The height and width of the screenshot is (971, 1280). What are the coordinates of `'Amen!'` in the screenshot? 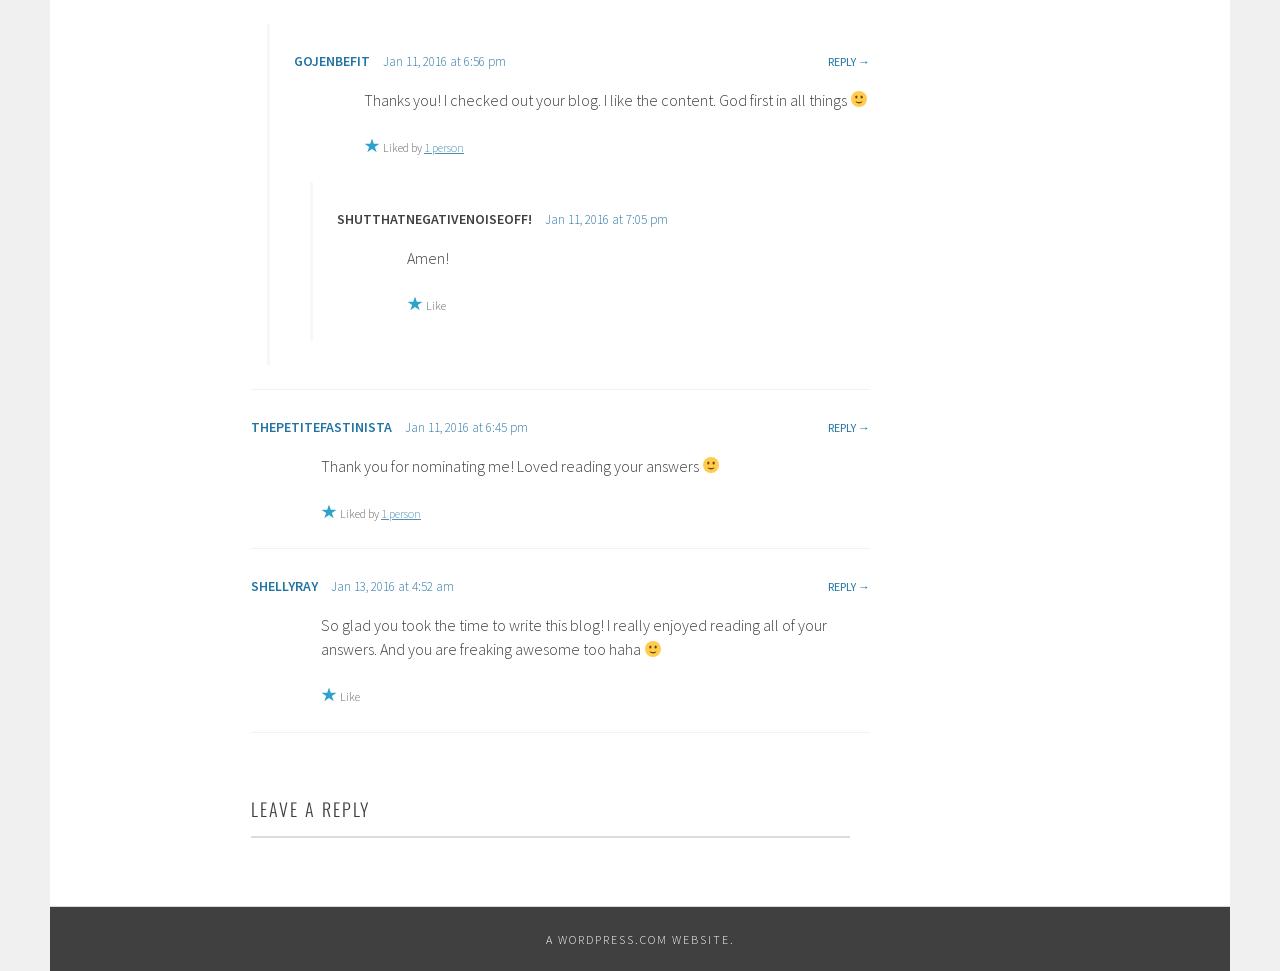 It's located at (427, 257).